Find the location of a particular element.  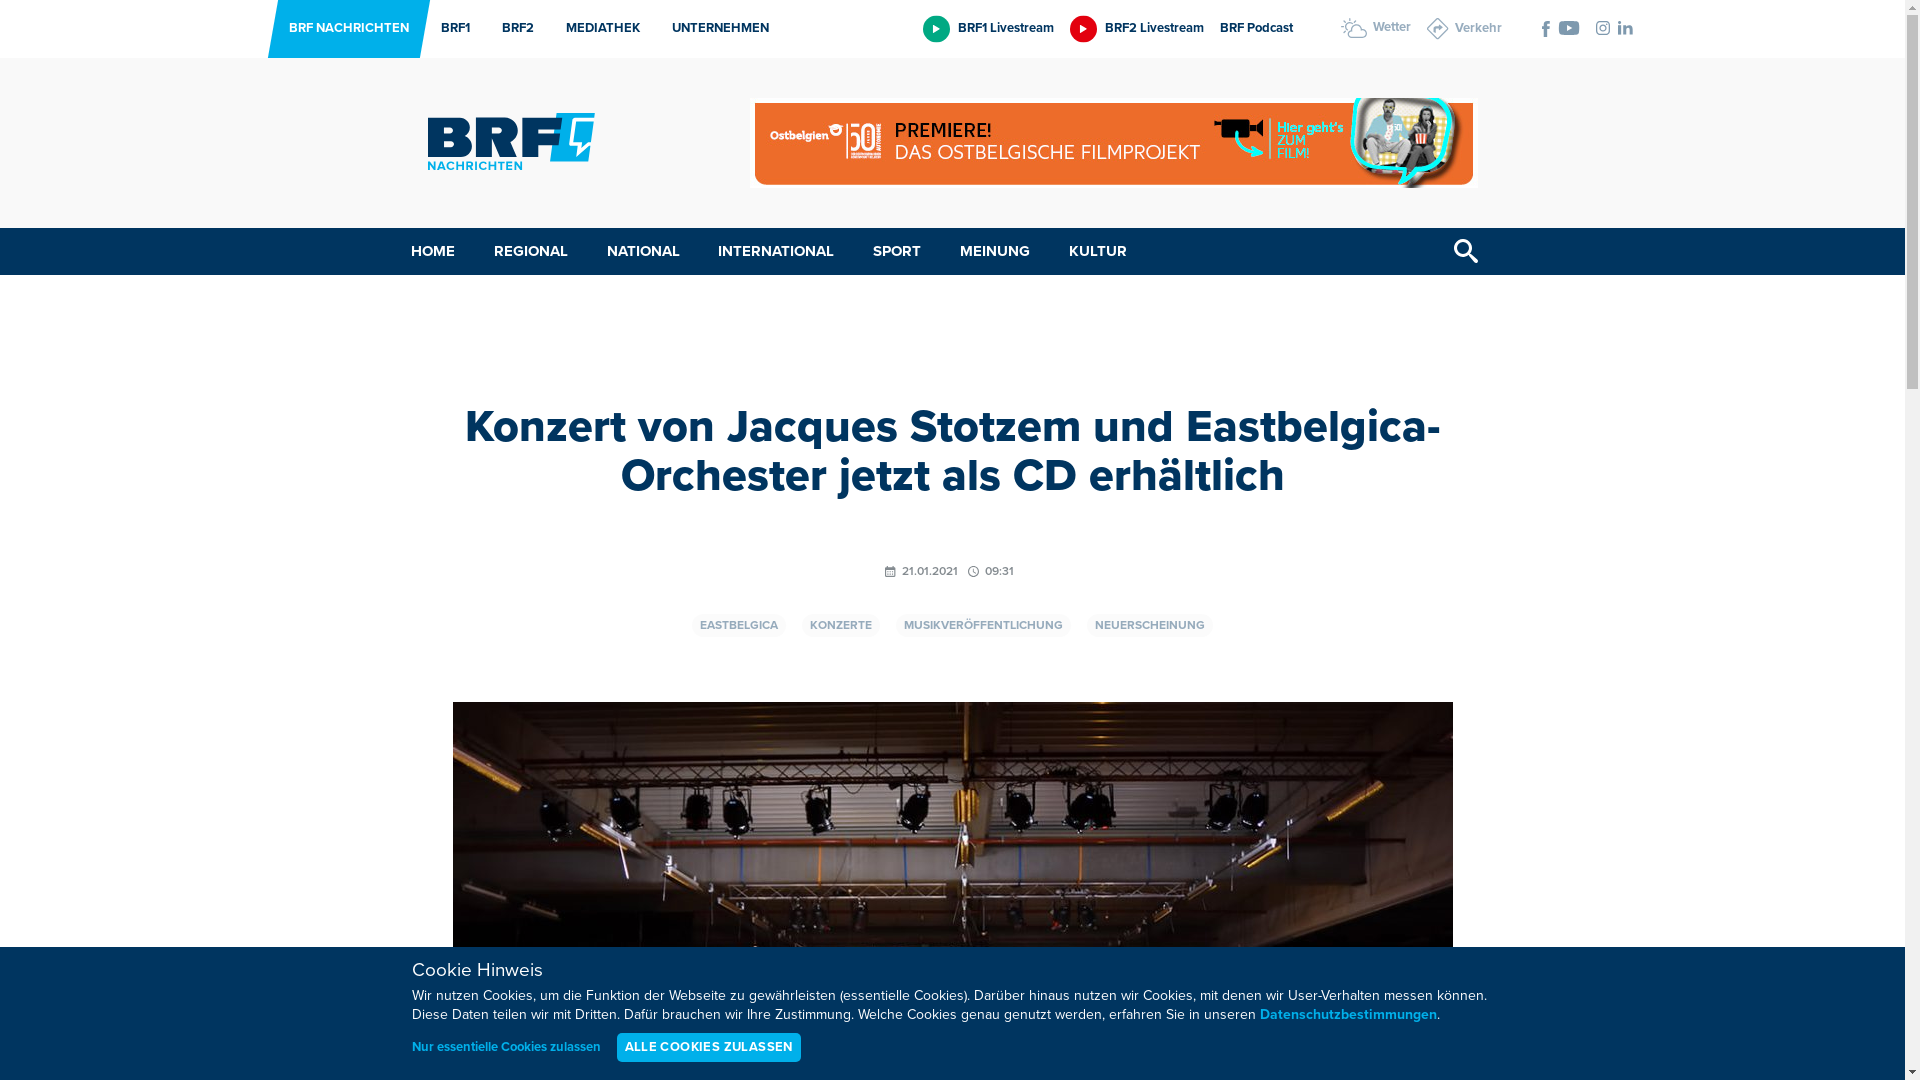

'EASTBELGICA' is located at coordinates (691, 624).